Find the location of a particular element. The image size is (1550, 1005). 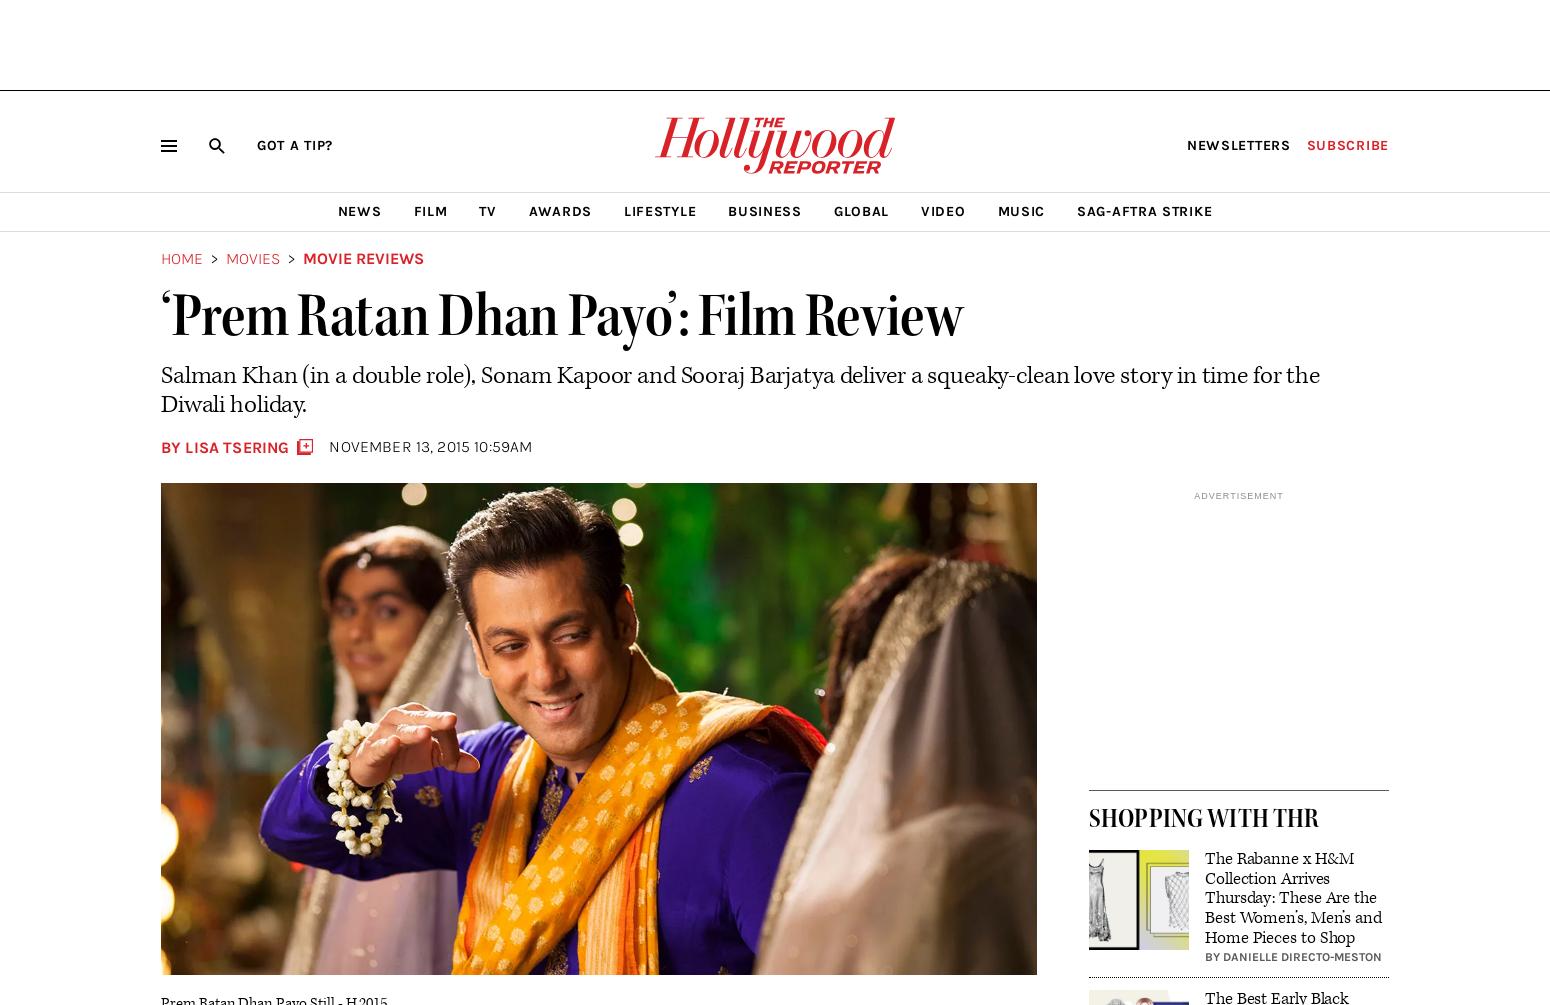

'Lifestyle' is located at coordinates (621, 210).